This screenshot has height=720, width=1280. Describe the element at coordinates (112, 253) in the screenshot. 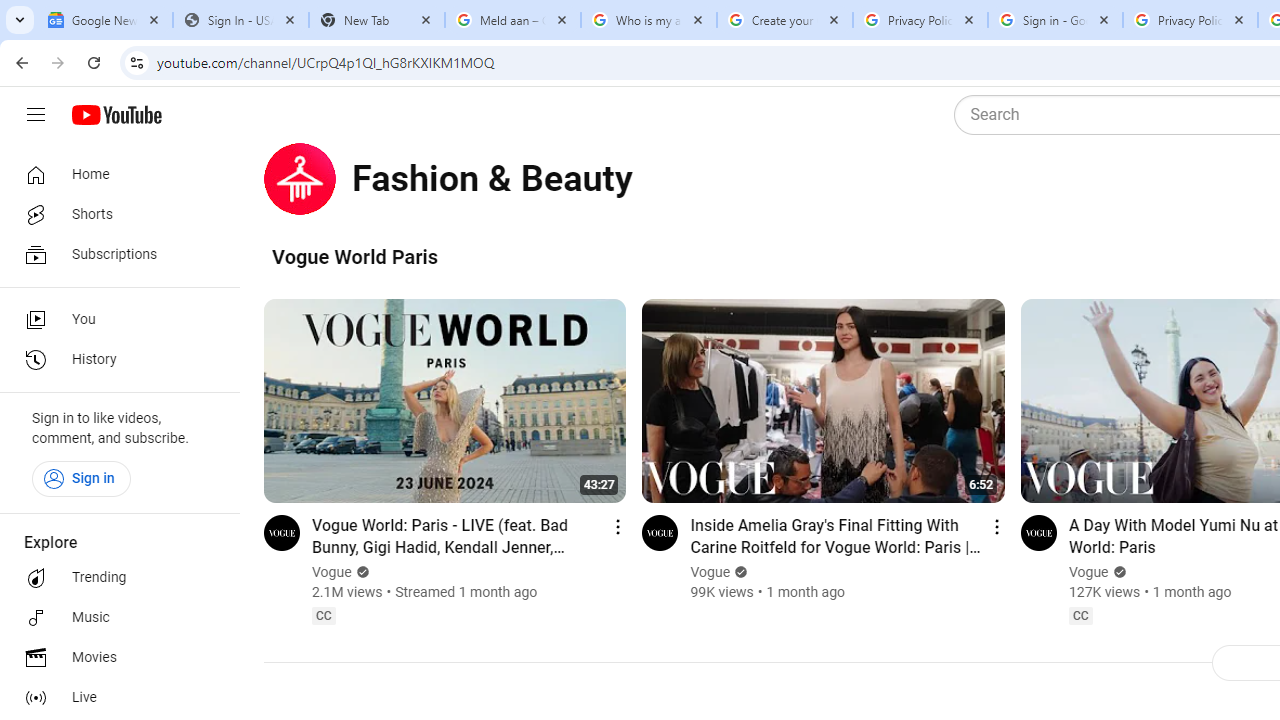

I see `'Subscriptions'` at that location.